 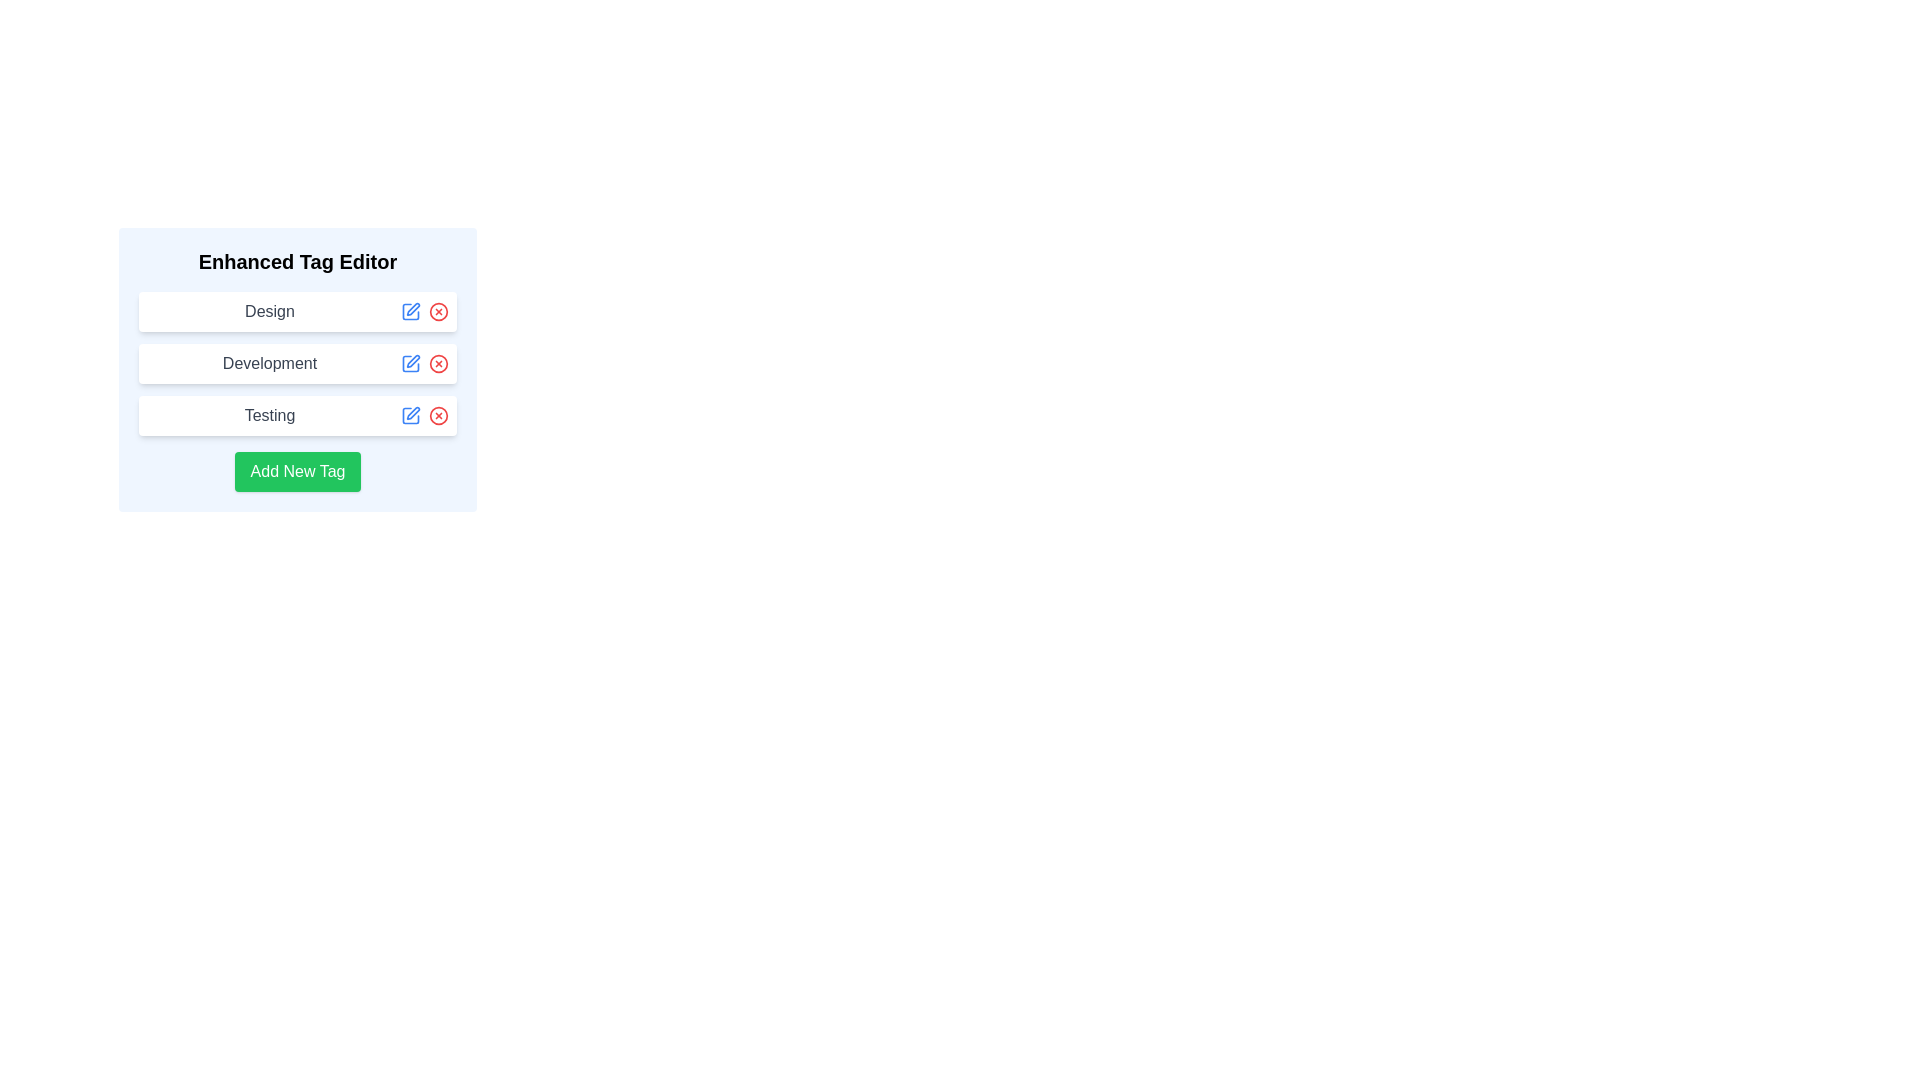 I want to click on the static text label in the 'Enhanced Tag Editor' section, located between 'Design' and 'Testing', so click(x=268, y=363).